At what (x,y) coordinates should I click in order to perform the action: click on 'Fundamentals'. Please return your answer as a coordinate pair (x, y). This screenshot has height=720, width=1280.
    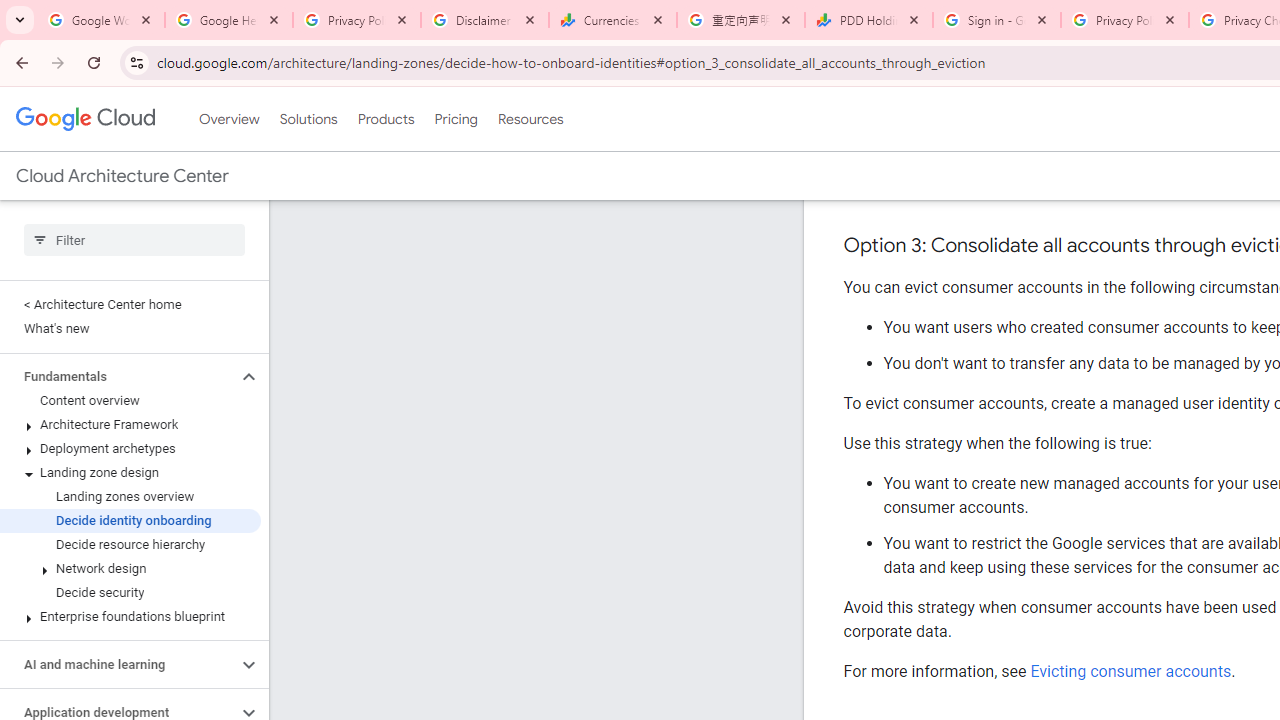
    Looking at the image, I should click on (117, 376).